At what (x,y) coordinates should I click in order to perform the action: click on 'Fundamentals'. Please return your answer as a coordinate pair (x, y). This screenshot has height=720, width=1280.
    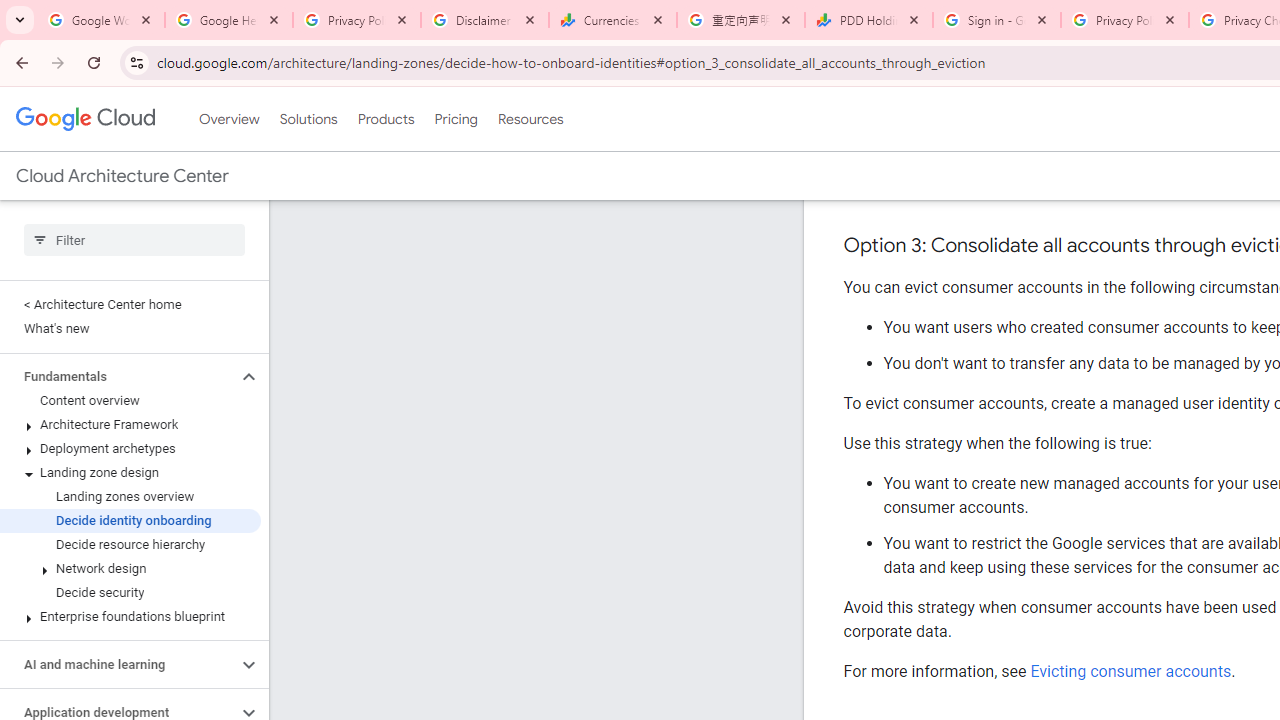
    Looking at the image, I should click on (117, 376).